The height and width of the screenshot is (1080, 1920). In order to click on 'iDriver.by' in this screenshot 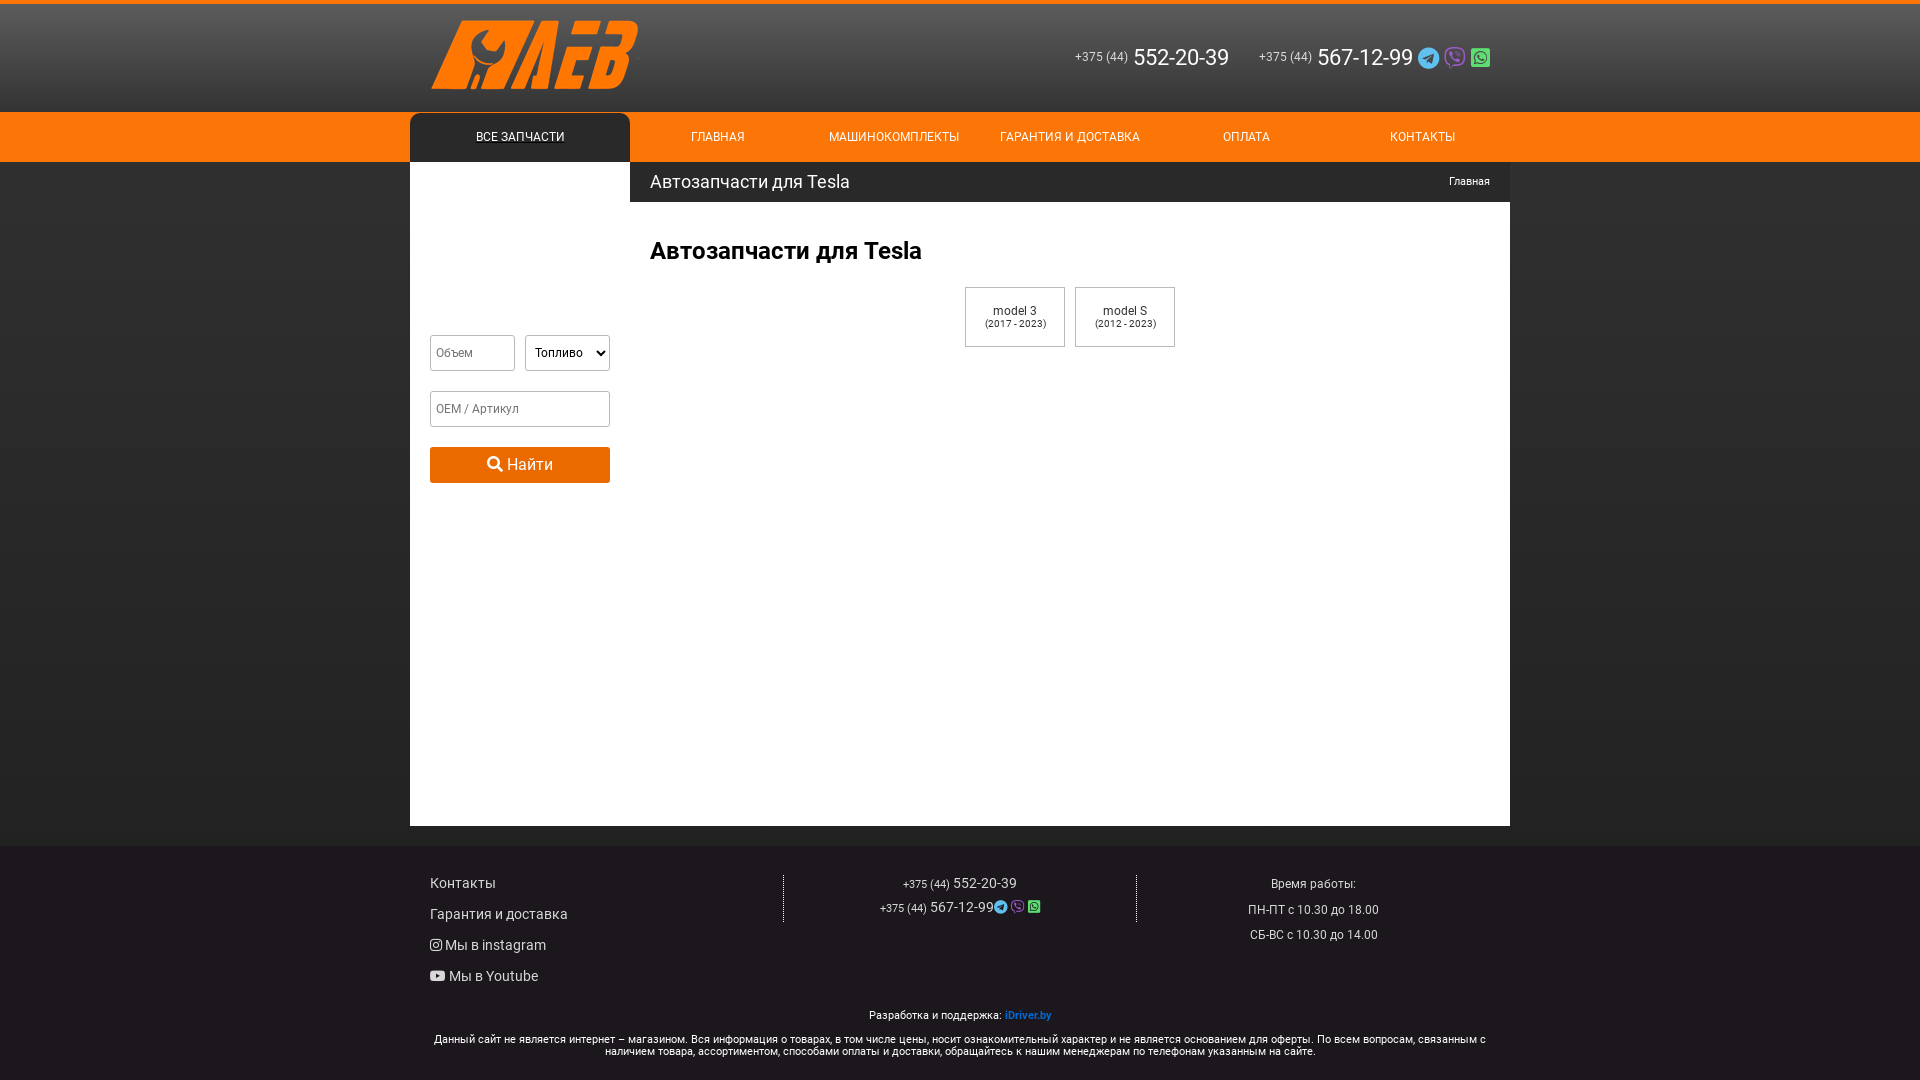, I will do `click(1027, 1015)`.